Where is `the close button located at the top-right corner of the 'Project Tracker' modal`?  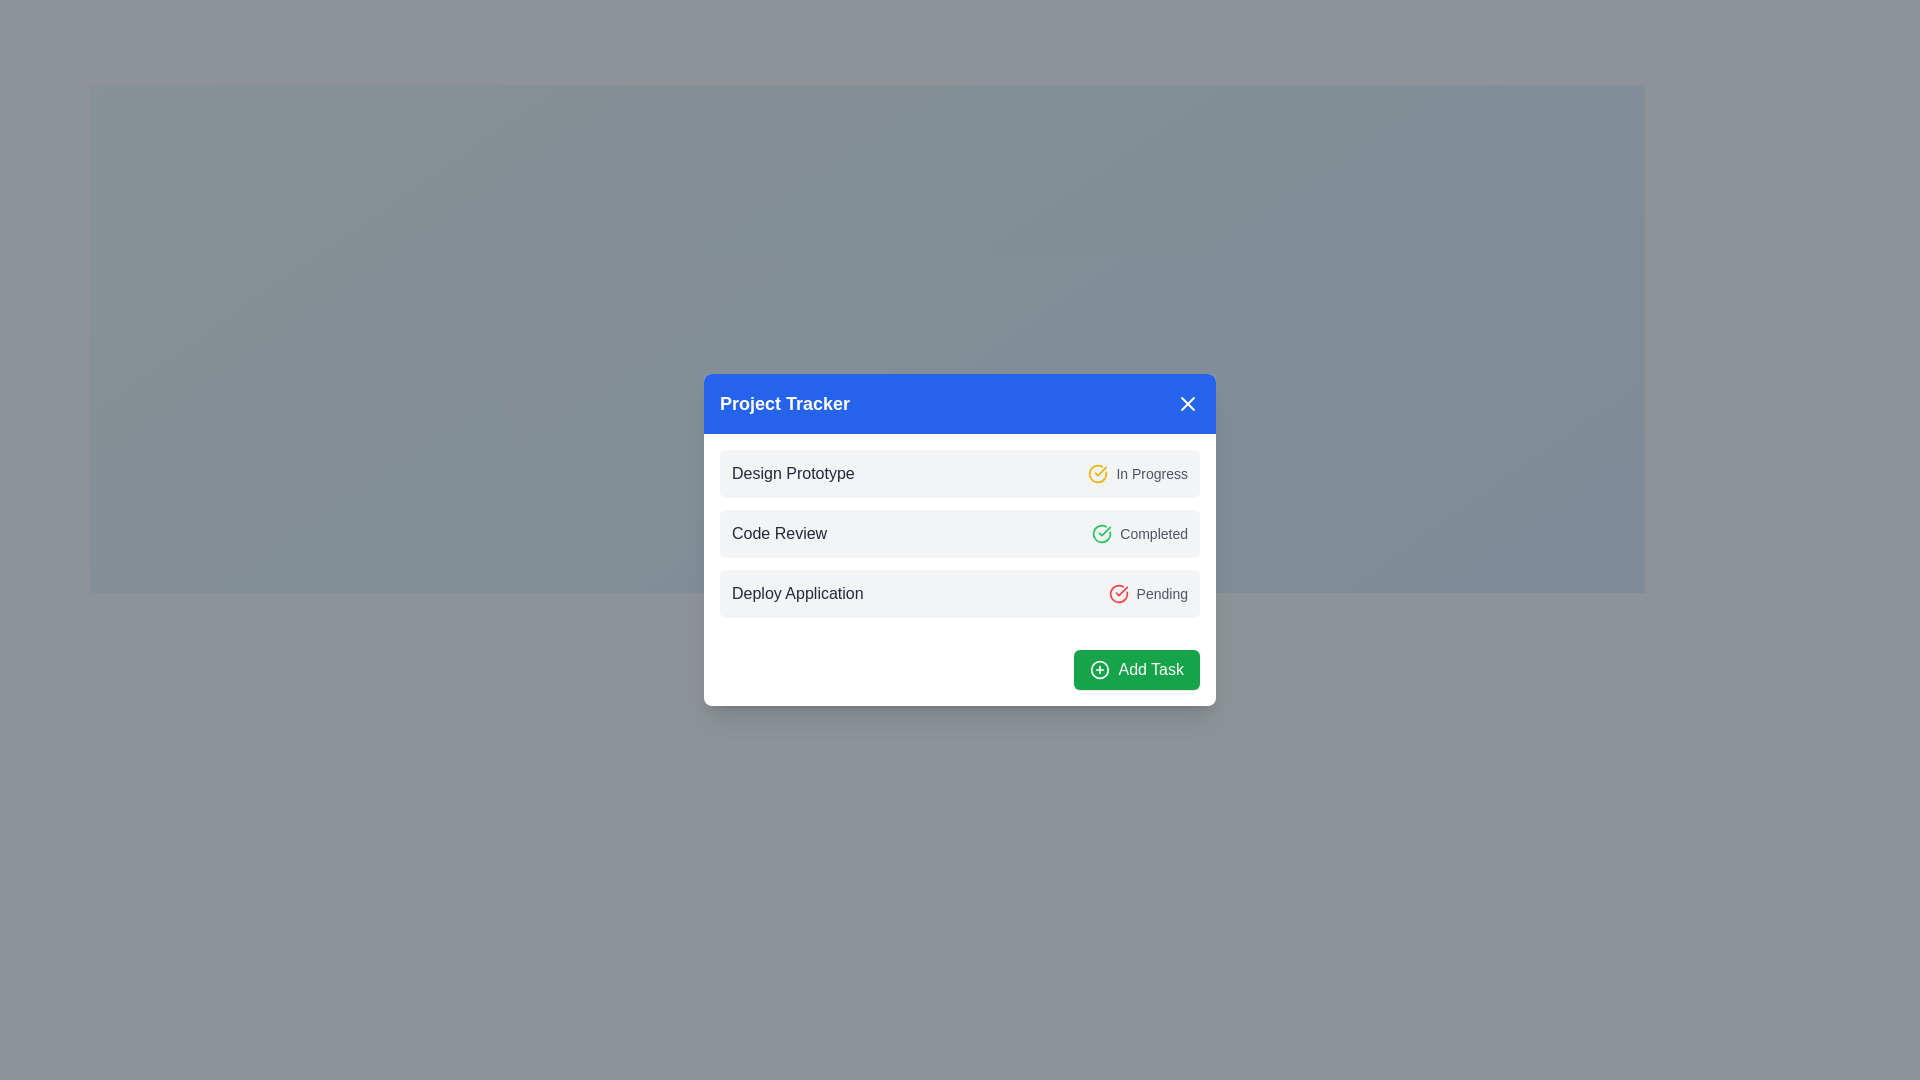
the close button located at the top-right corner of the 'Project Tracker' modal is located at coordinates (1188, 404).